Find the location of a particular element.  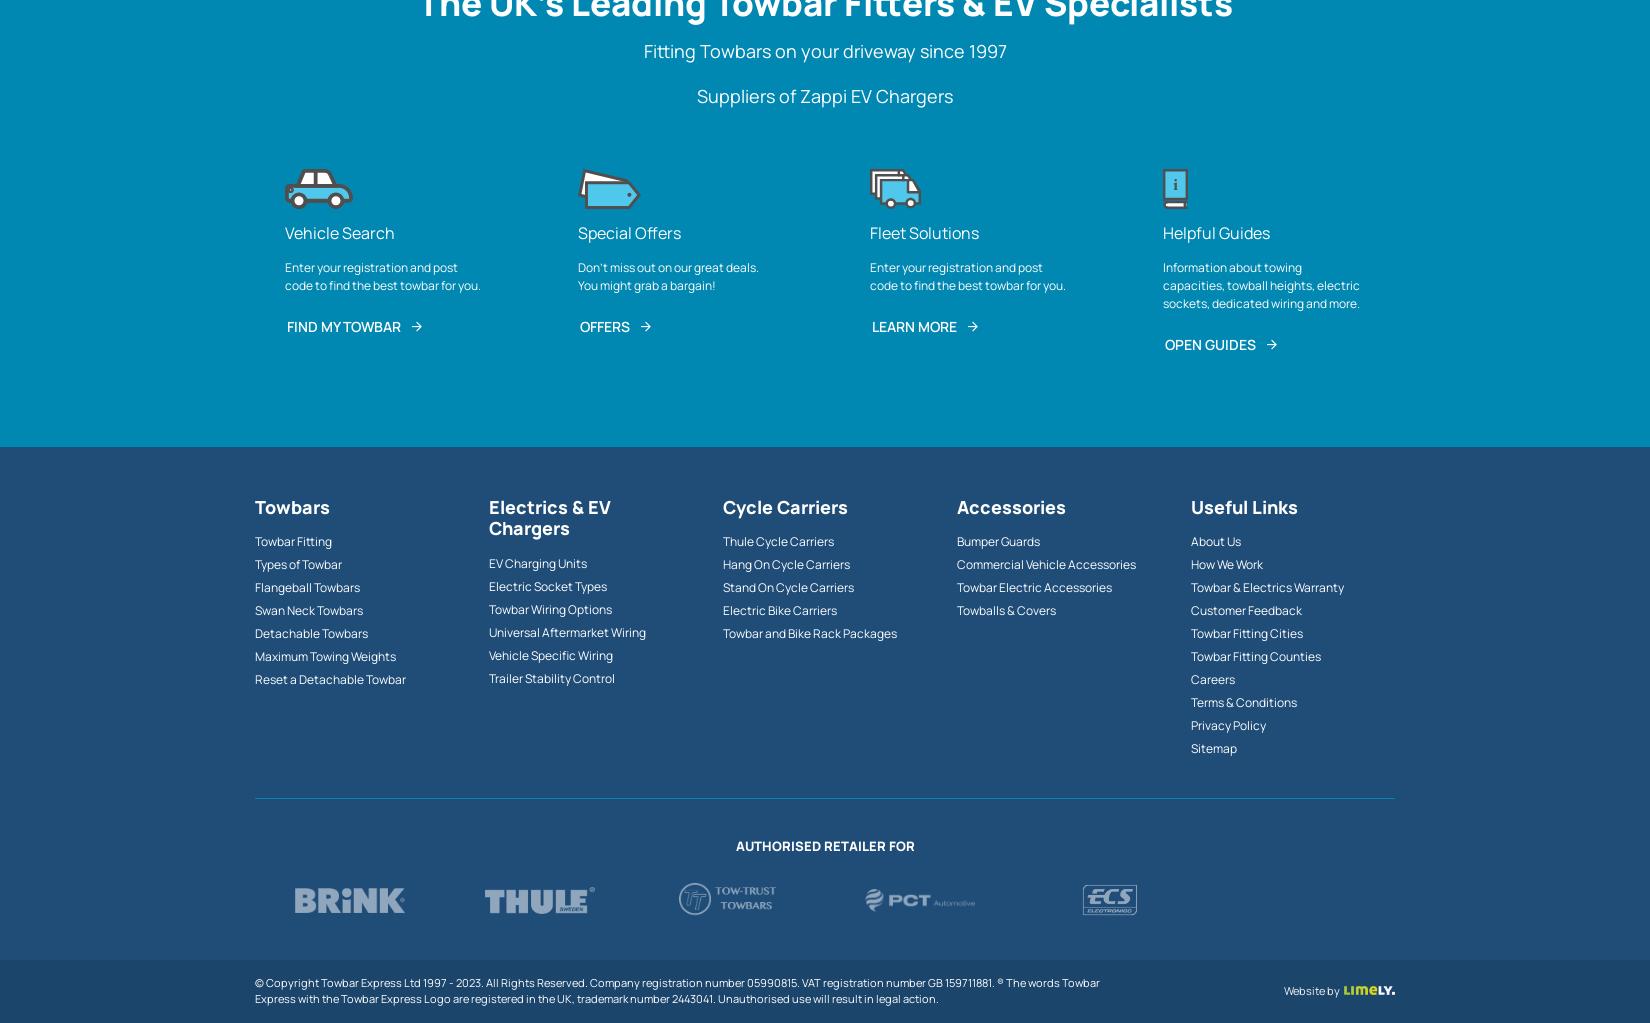

'How We Work' is located at coordinates (1190, 564).